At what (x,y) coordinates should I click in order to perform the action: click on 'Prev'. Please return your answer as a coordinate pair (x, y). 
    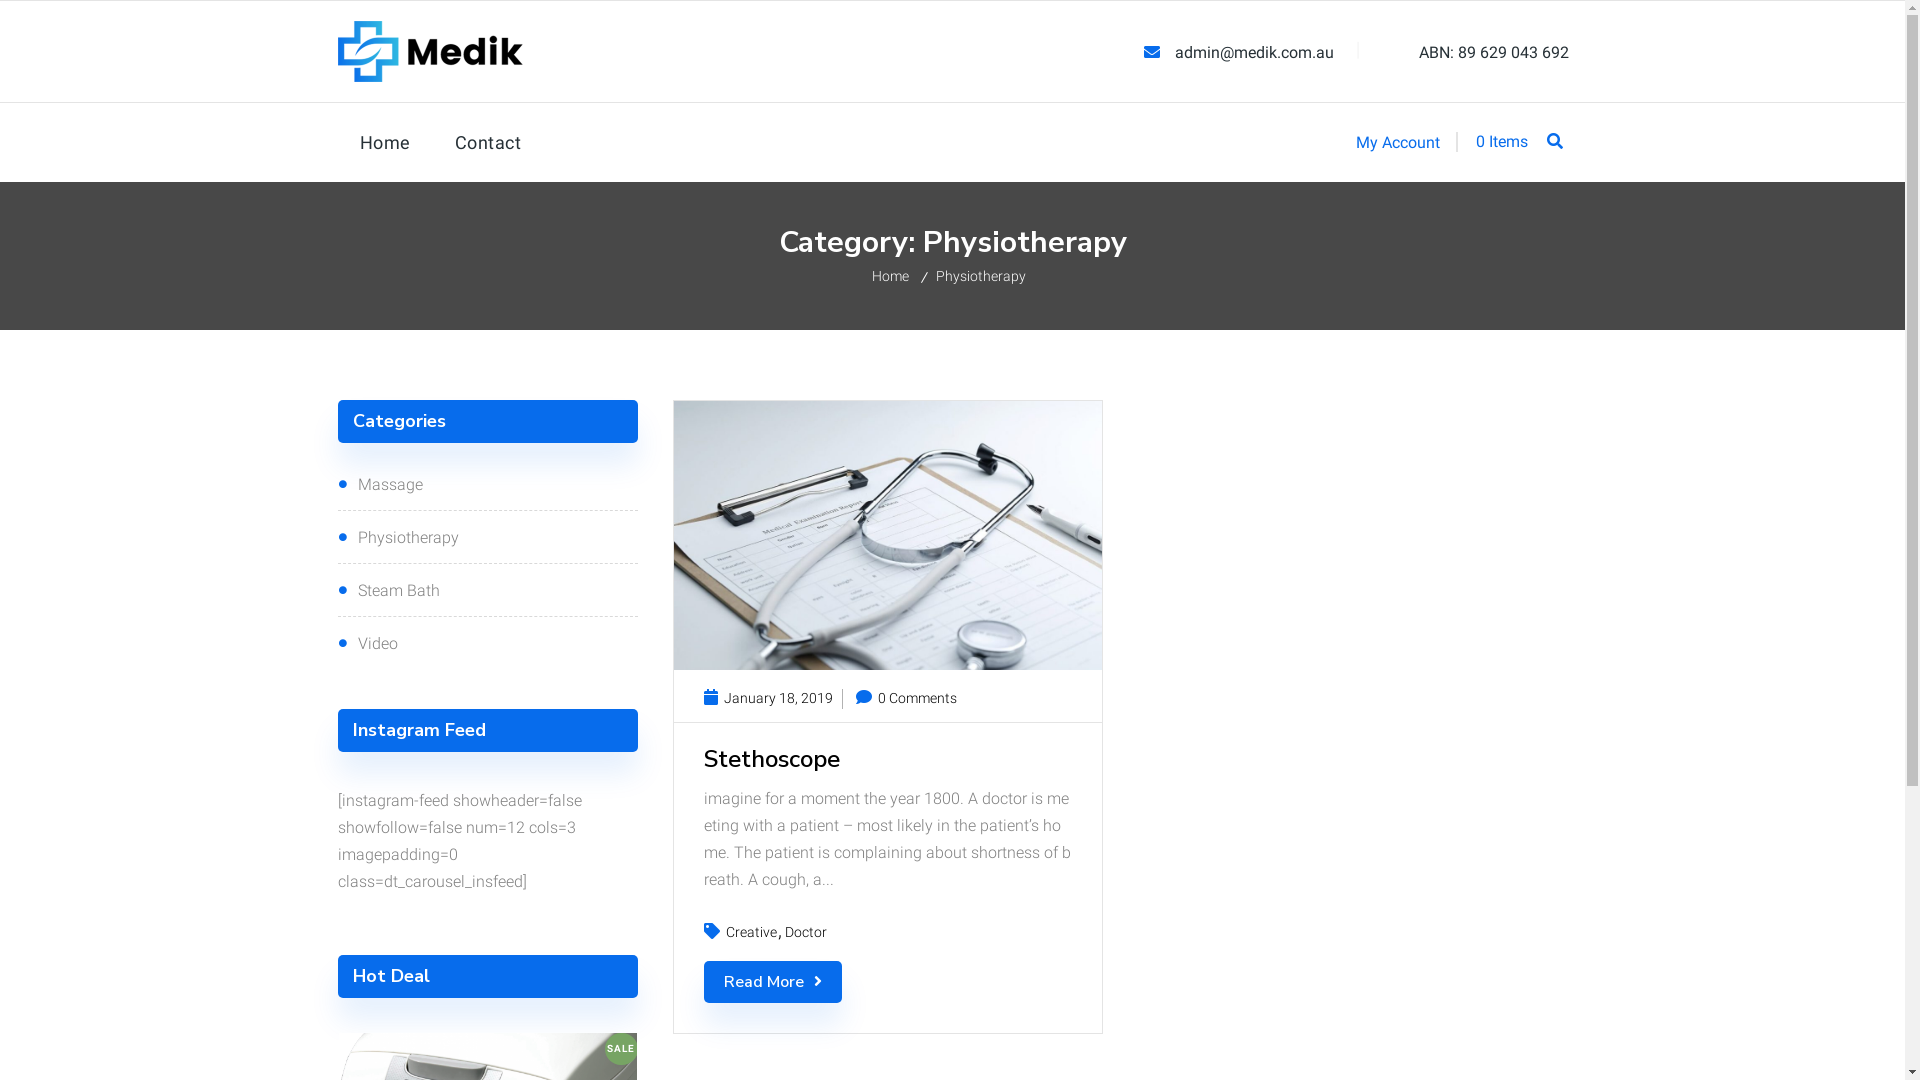
    Looking at the image, I should click on (637, 534).